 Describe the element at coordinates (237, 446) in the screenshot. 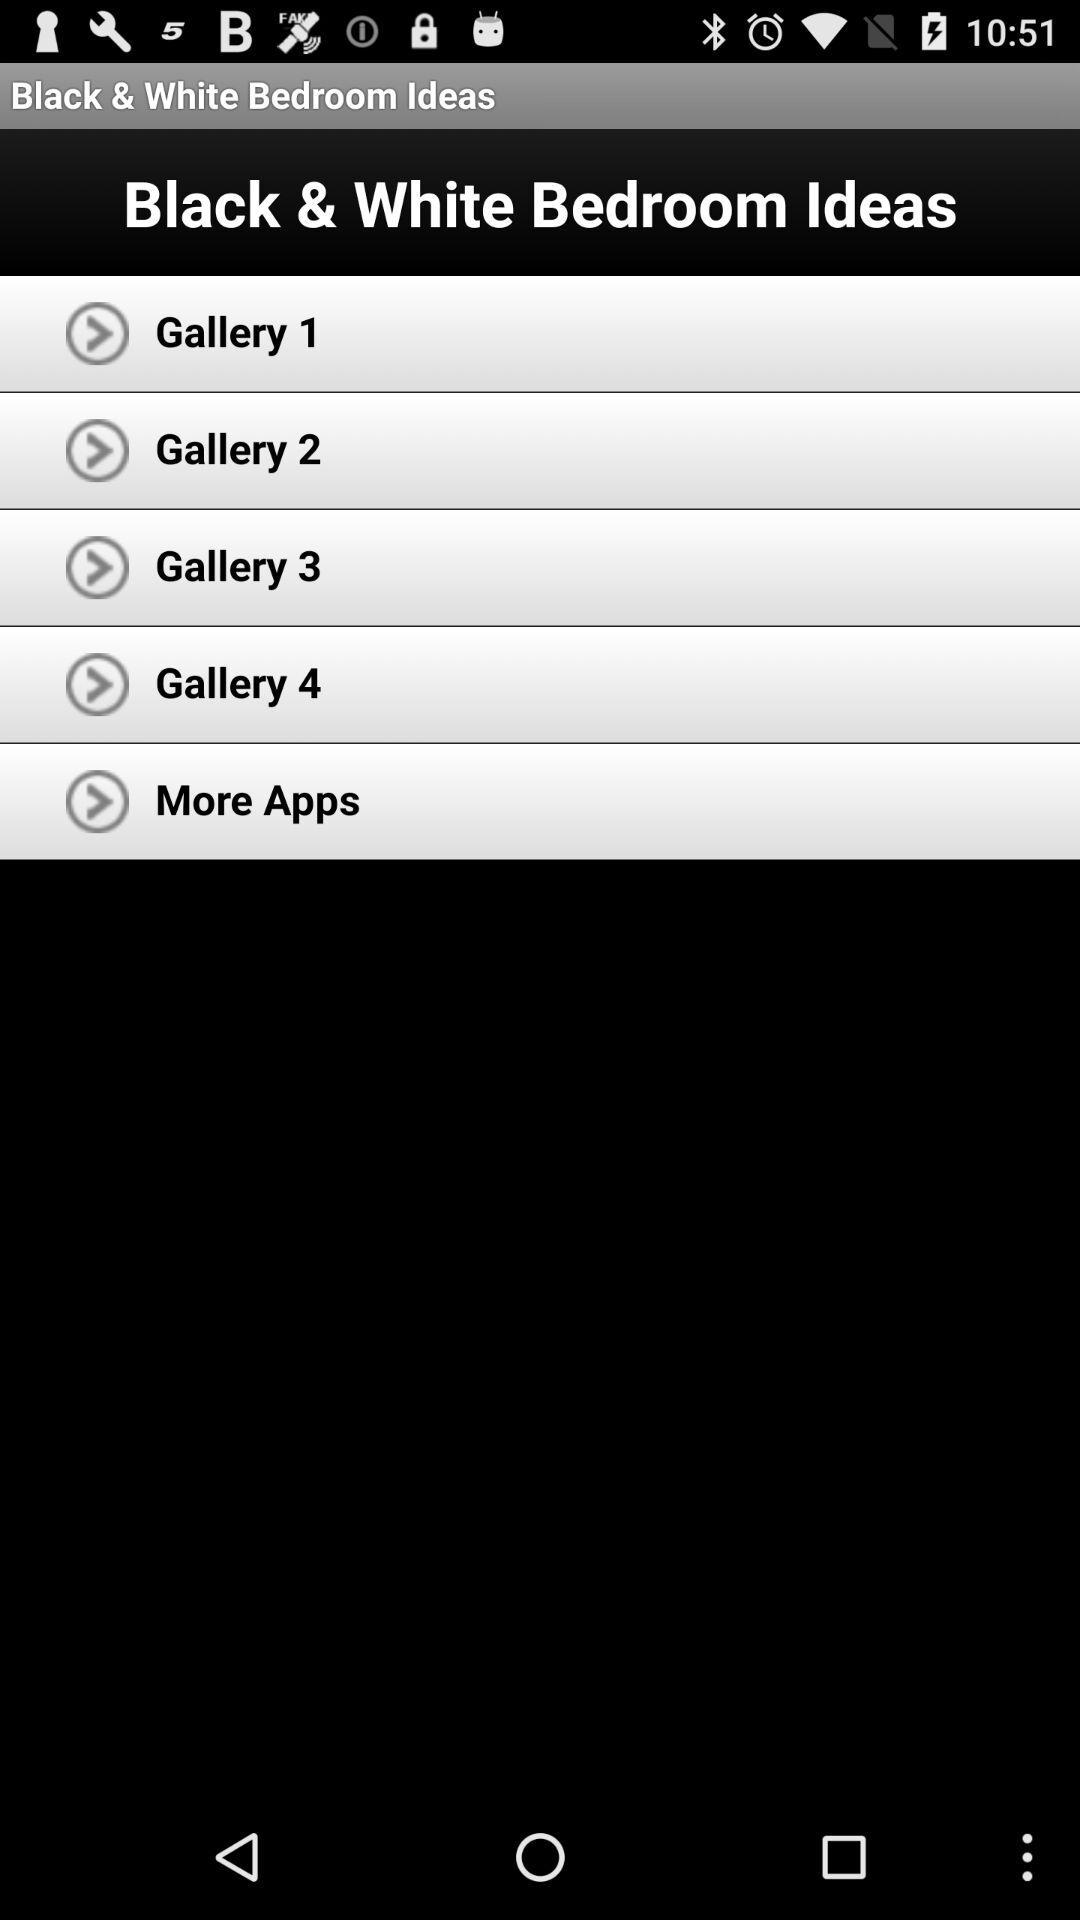

I see `the app above the gallery 3 app` at that location.